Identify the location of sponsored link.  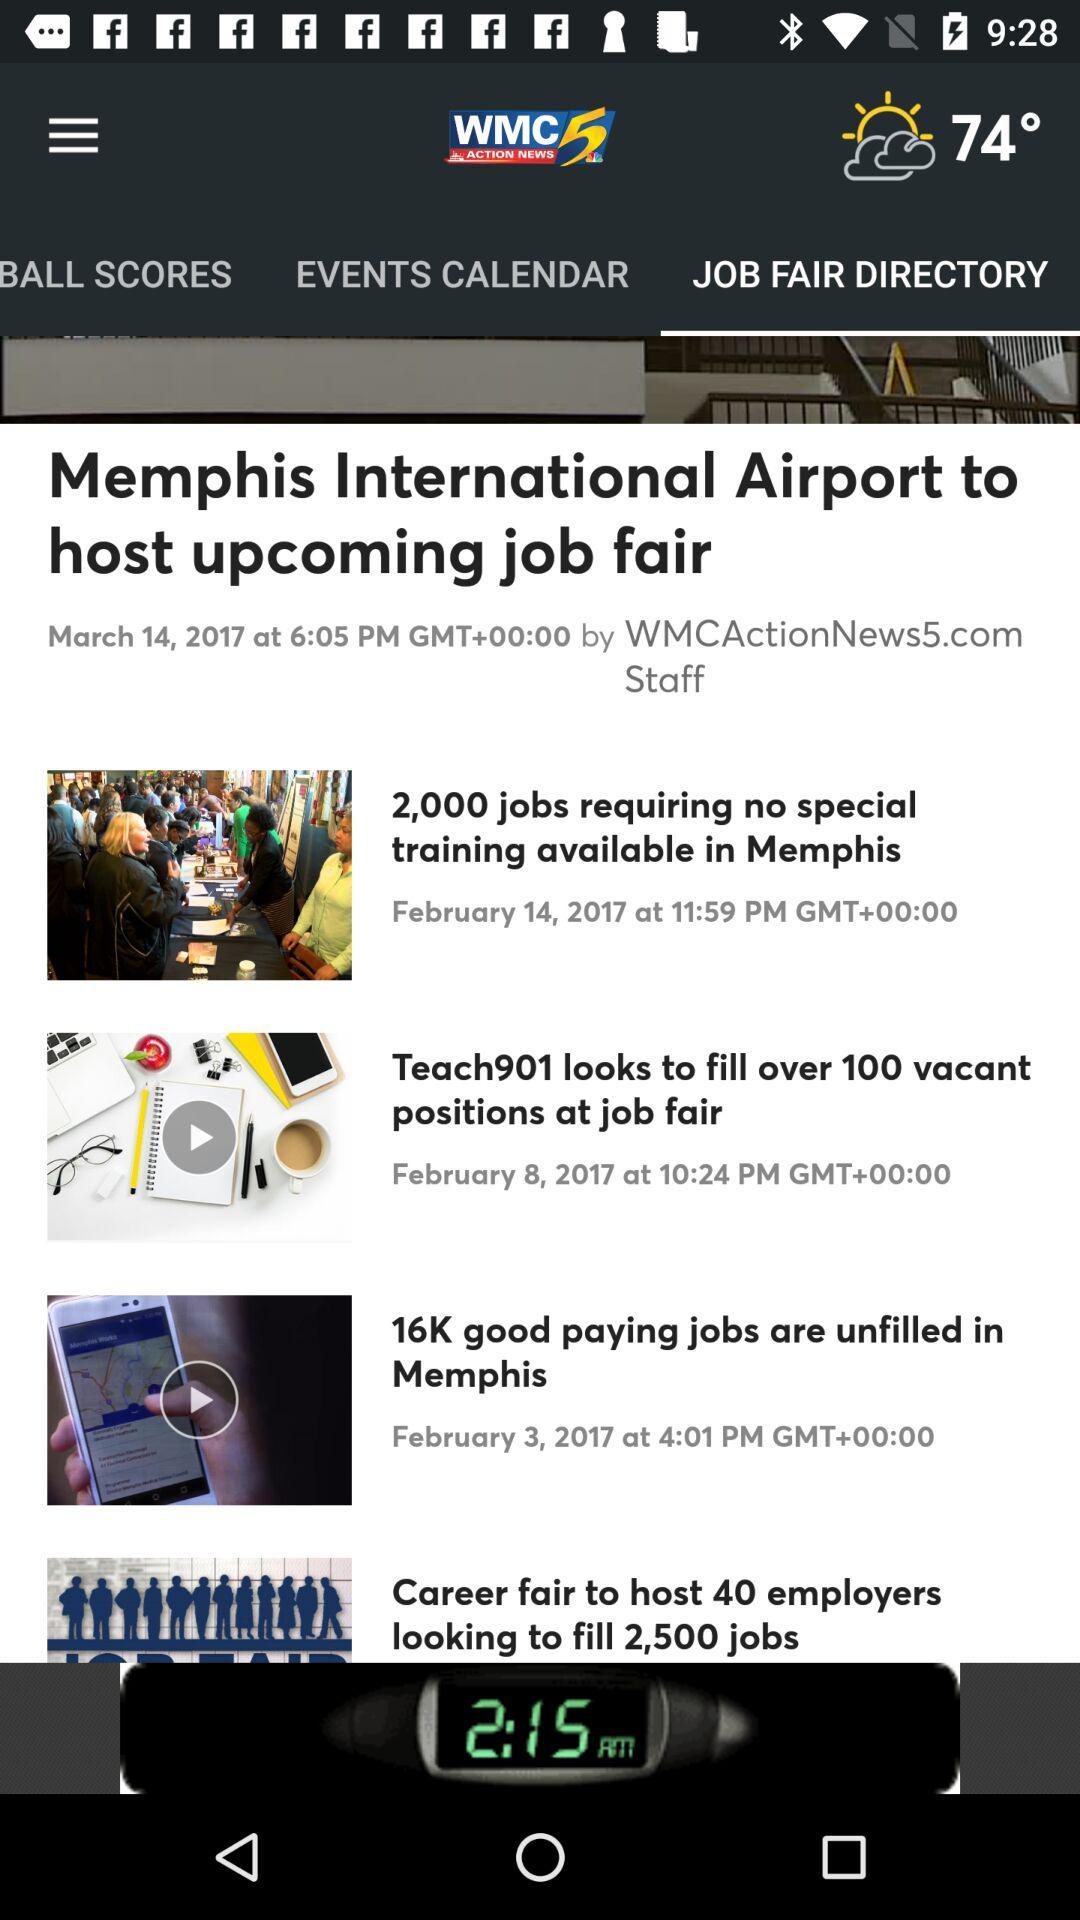
(540, 1727).